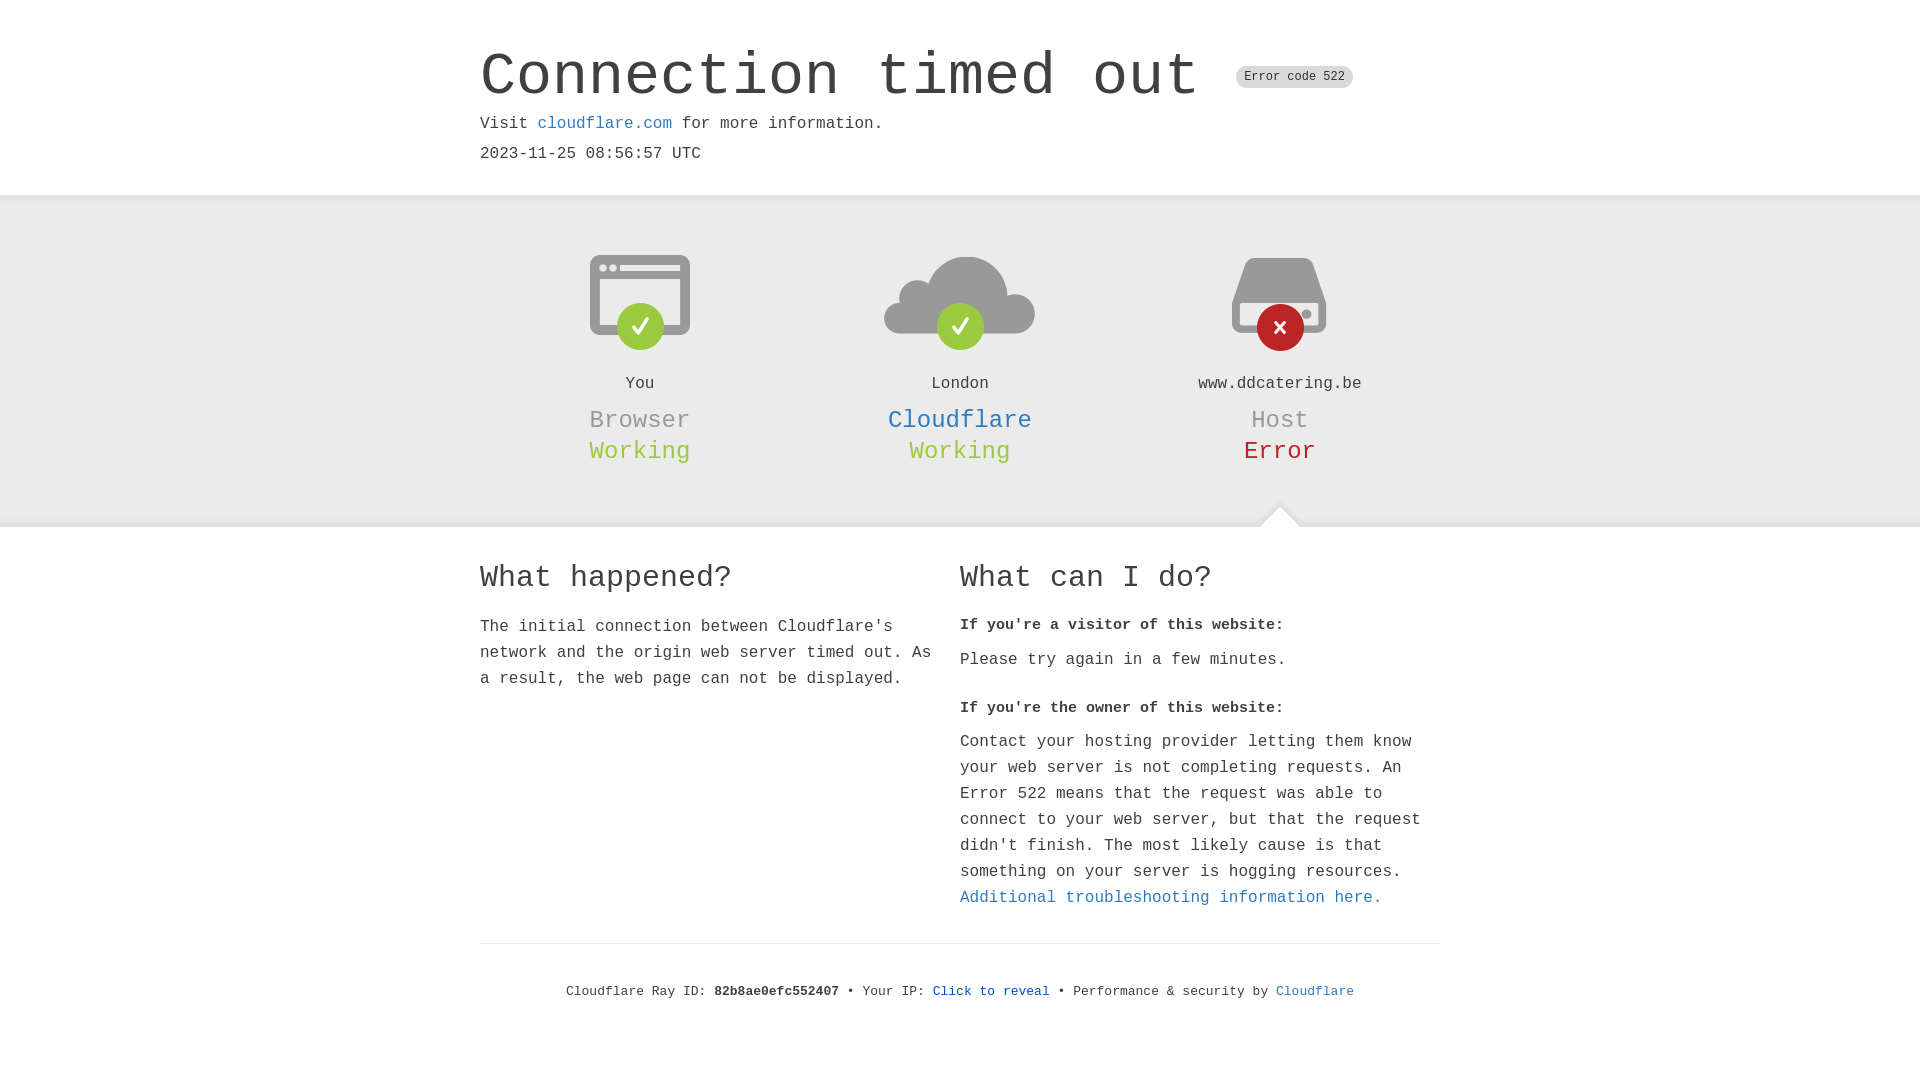 The image size is (1920, 1080). I want to click on 'cloudflare.com', so click(603, 123).